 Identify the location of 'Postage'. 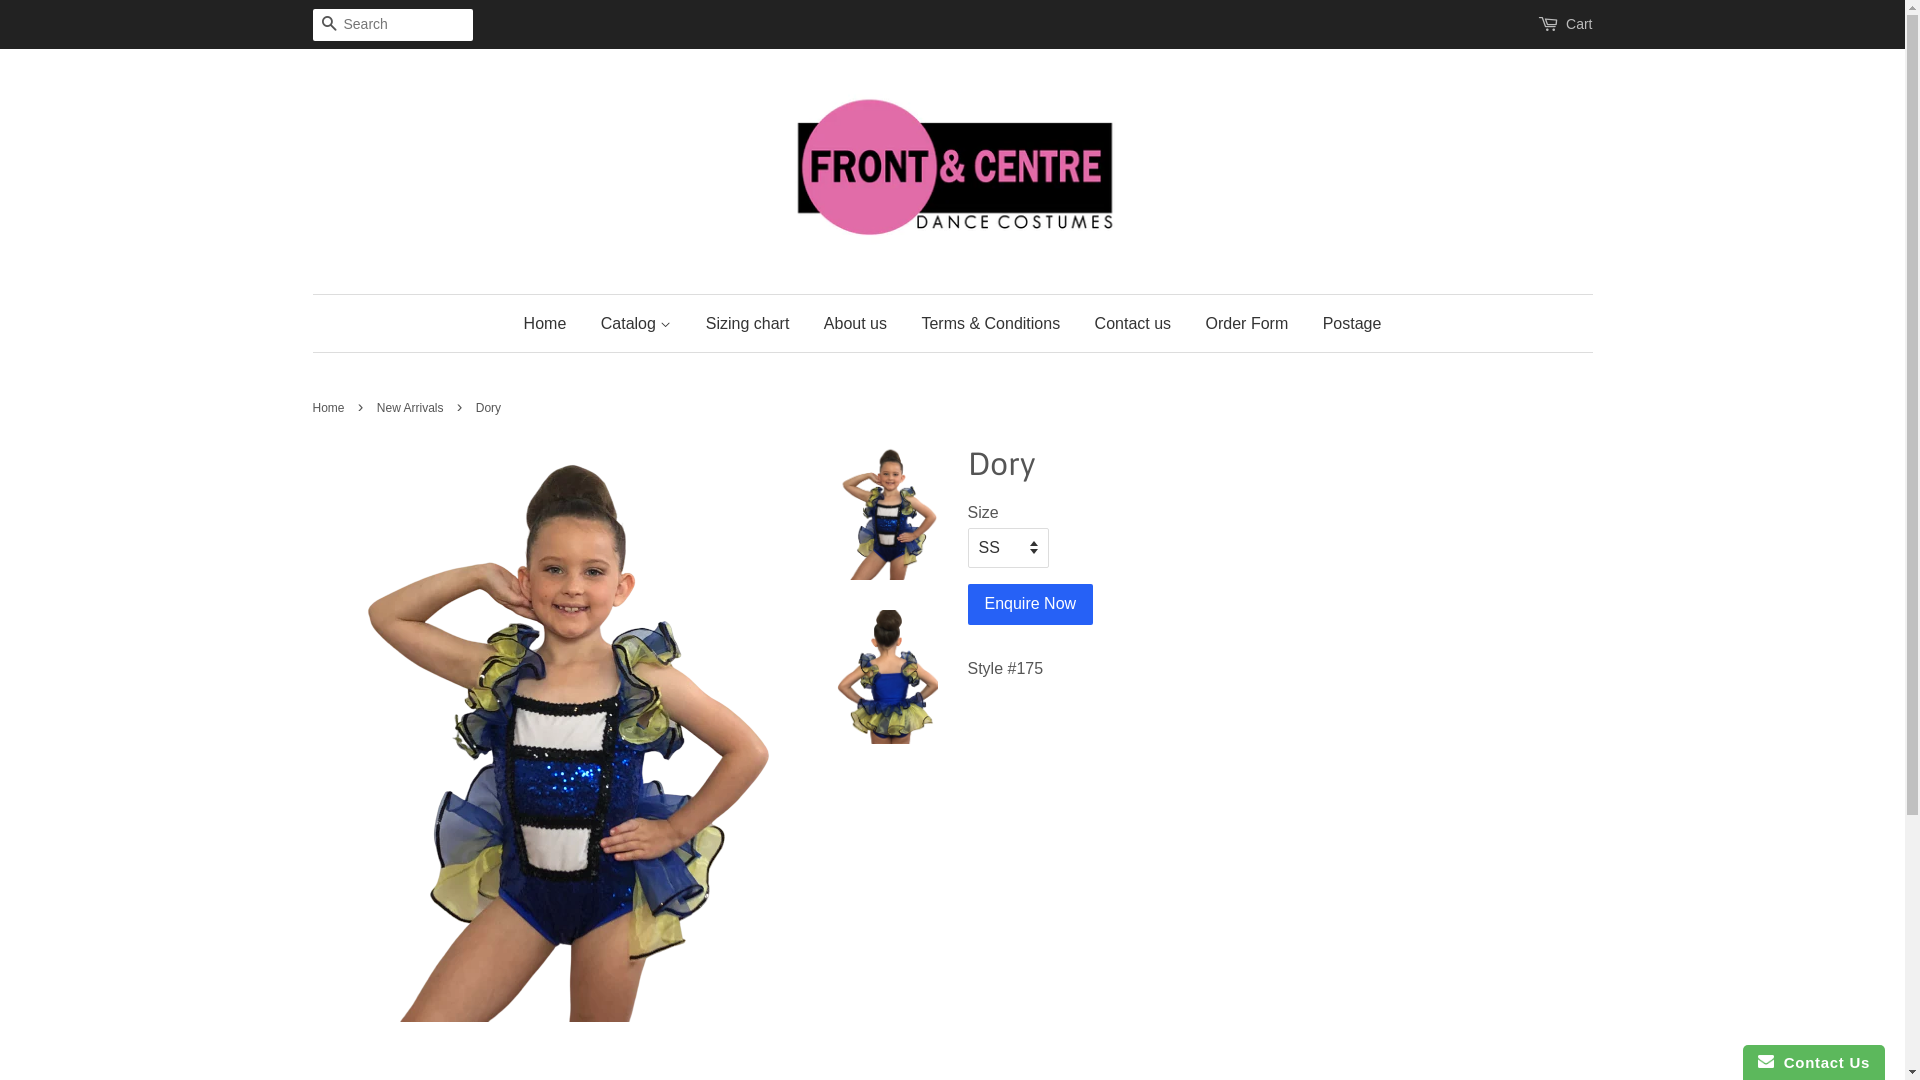
(1344, 322).